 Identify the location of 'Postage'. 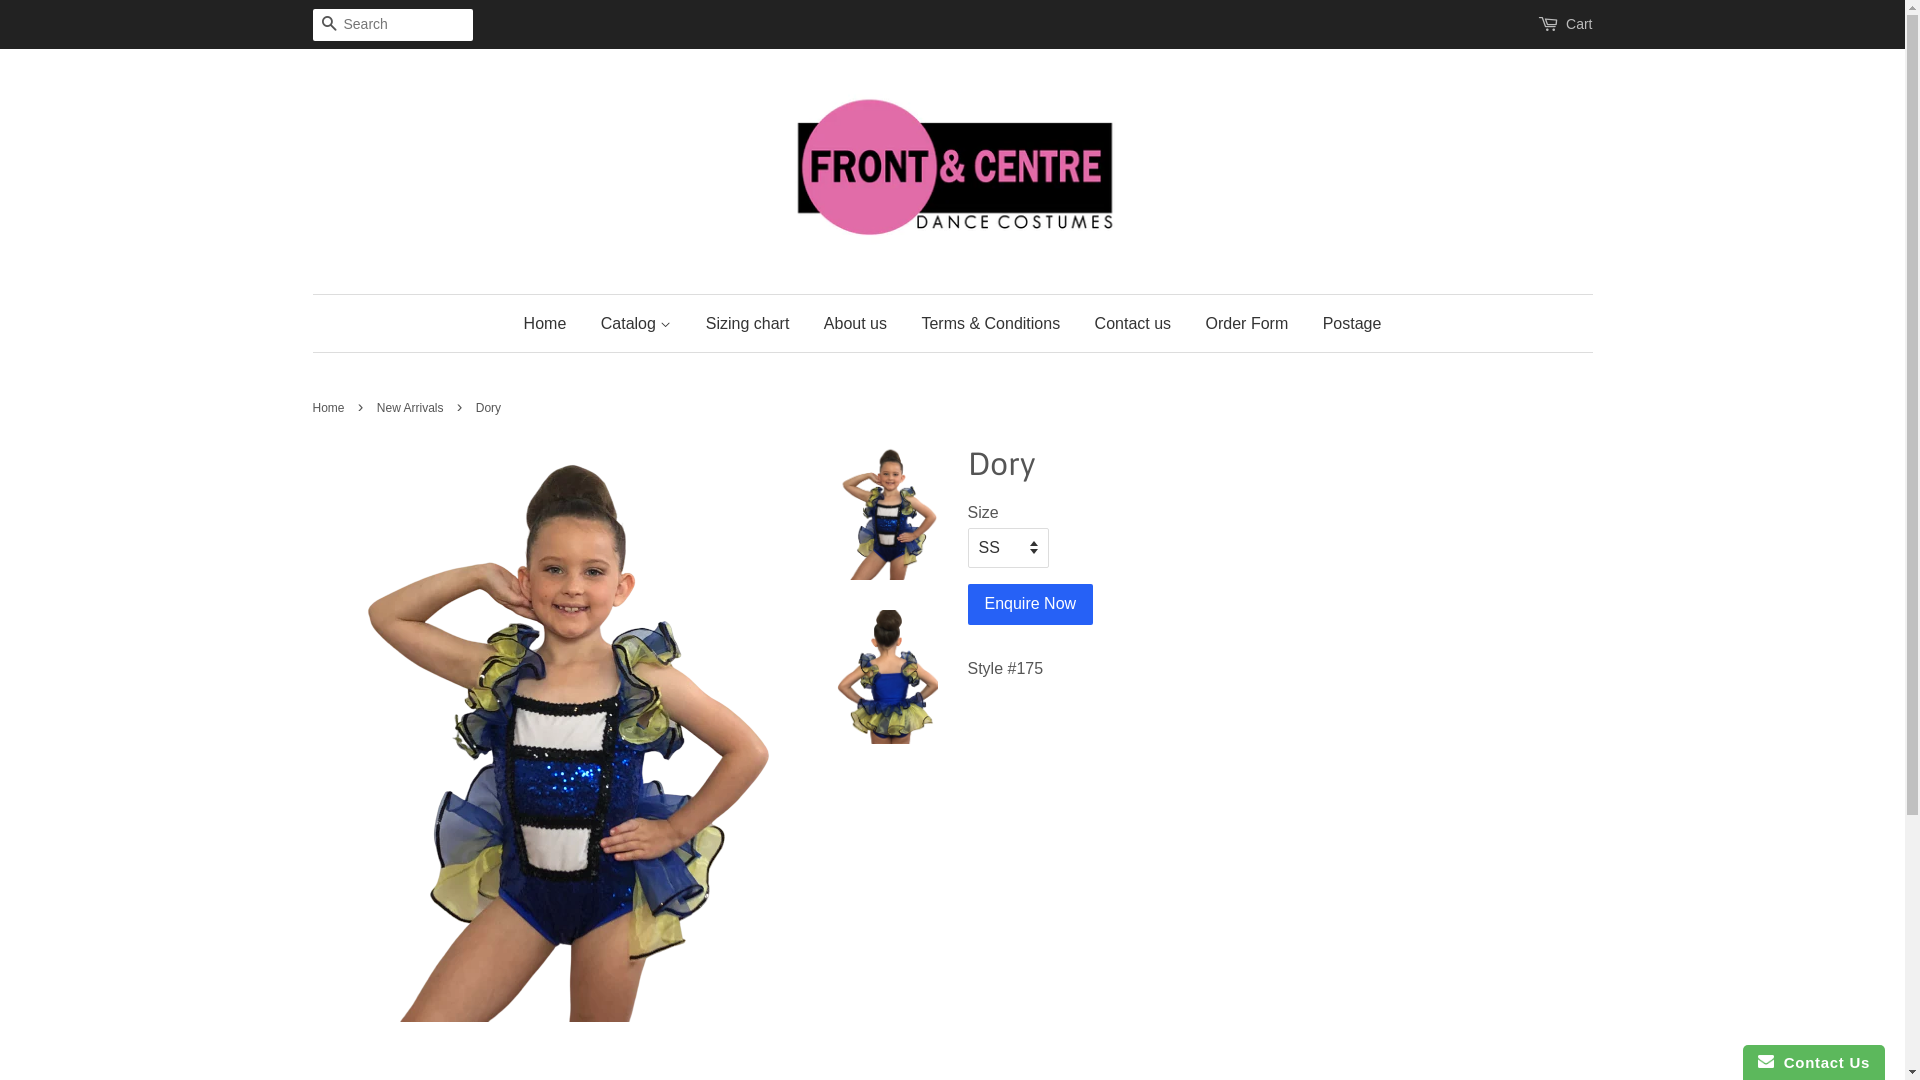
(1344, 322).